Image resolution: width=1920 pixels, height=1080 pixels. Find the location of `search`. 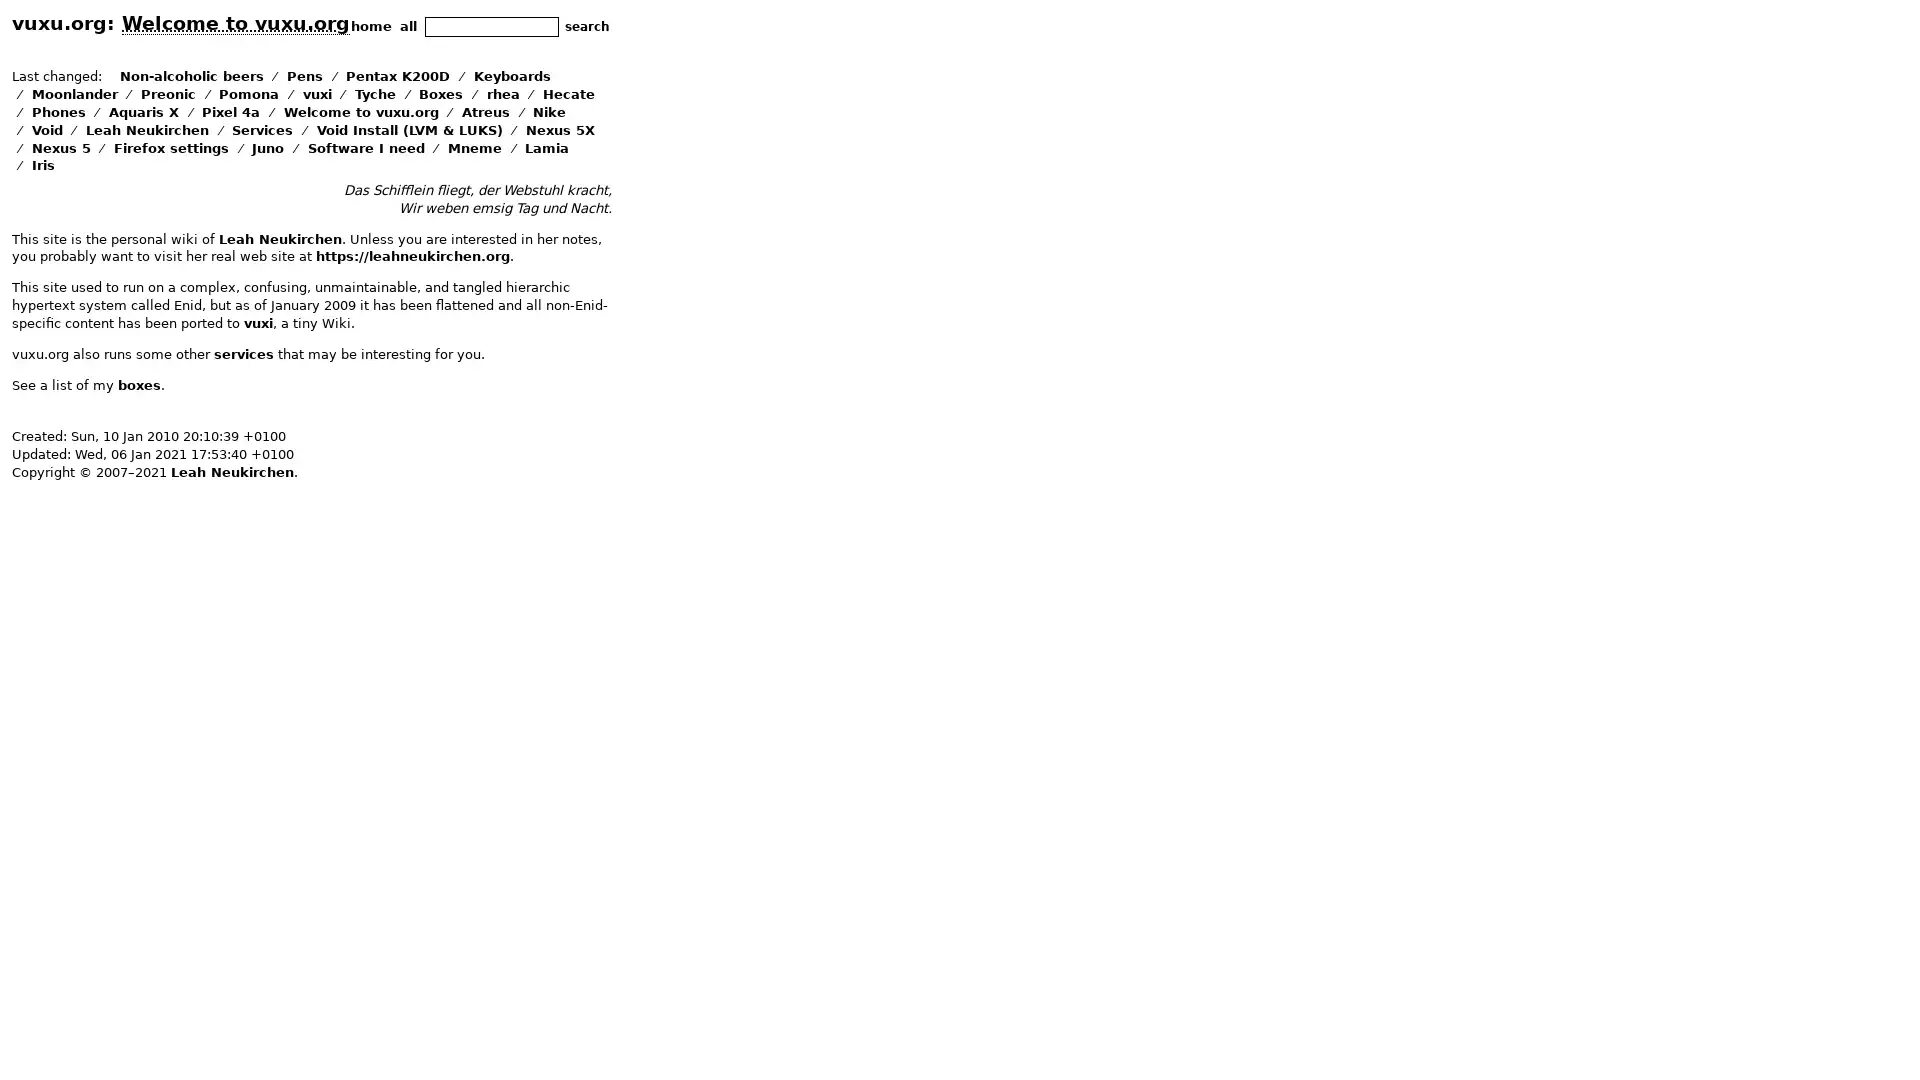

search is located at coordinates (586, 26).